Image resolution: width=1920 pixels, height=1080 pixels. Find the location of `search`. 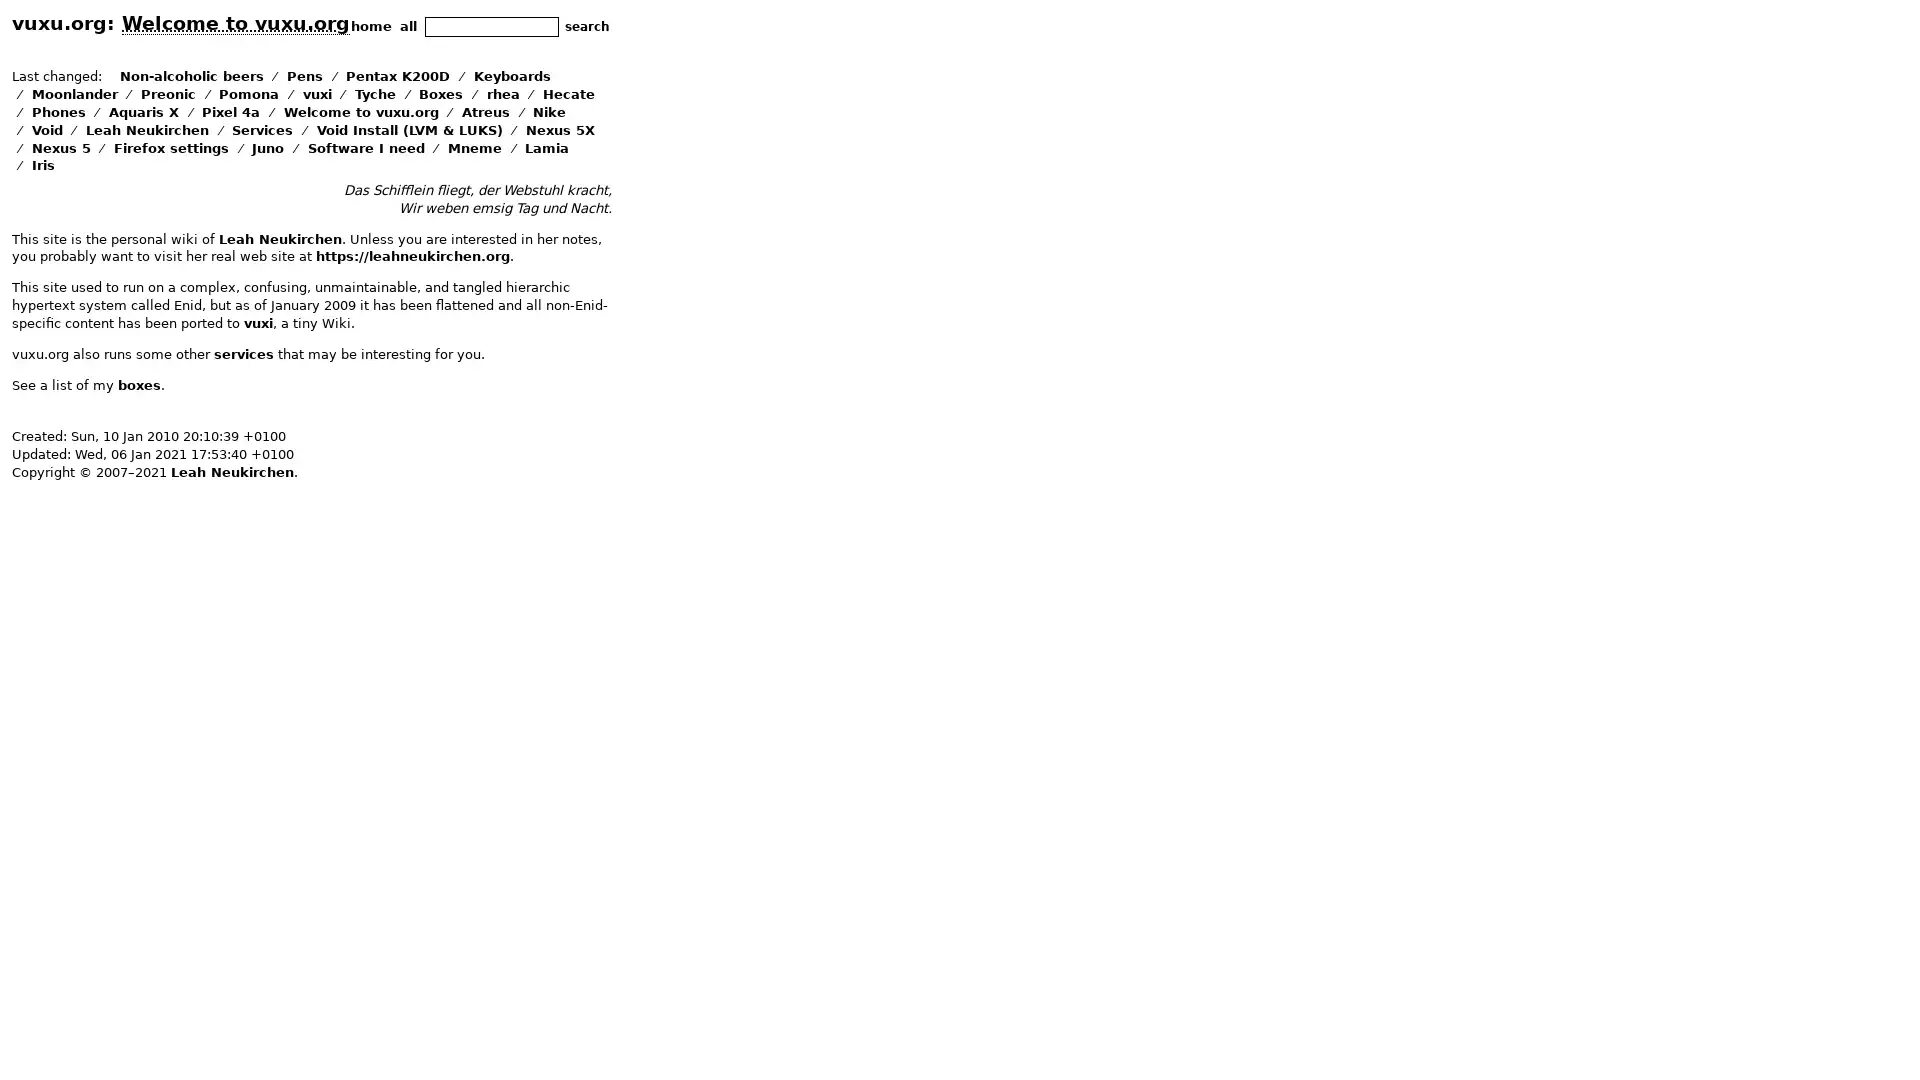

search is located at coordinates (586, 26).